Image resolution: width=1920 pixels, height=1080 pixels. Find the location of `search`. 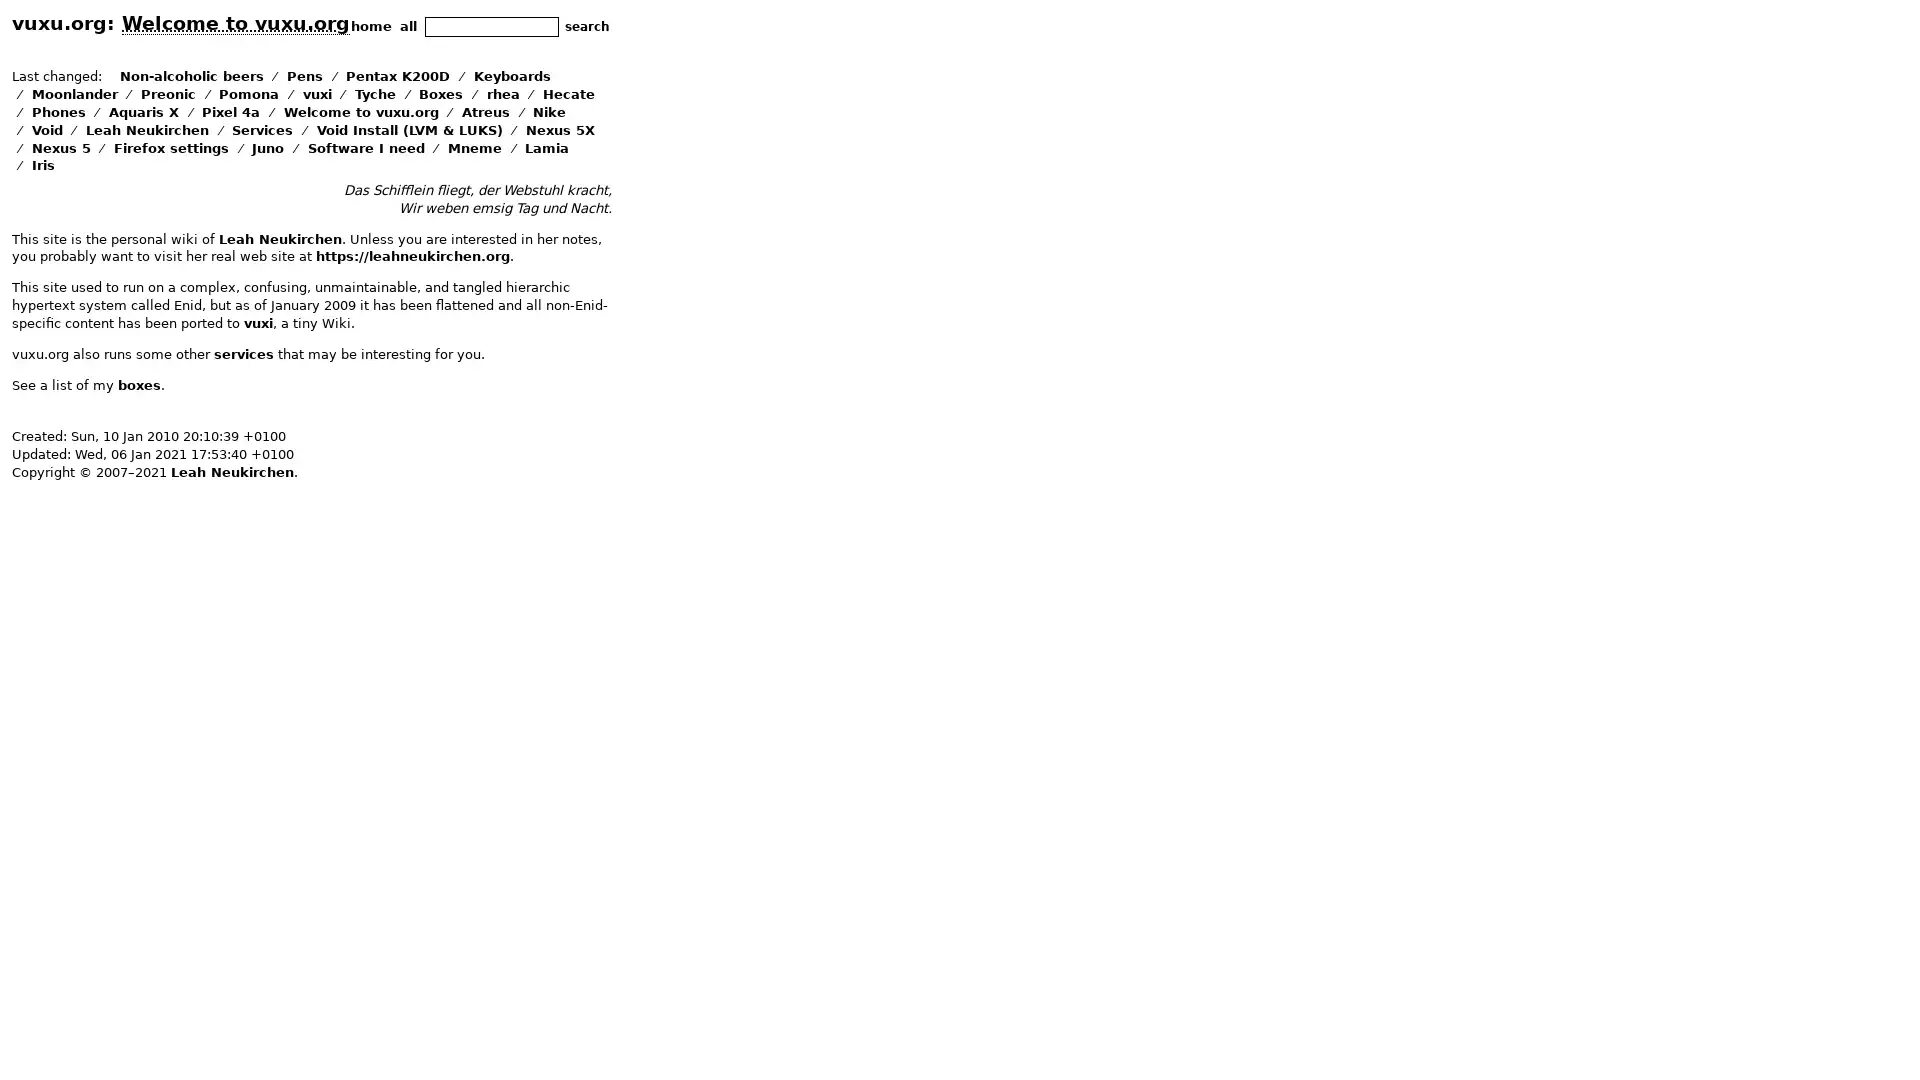

search is located at coordinates (586, 26).